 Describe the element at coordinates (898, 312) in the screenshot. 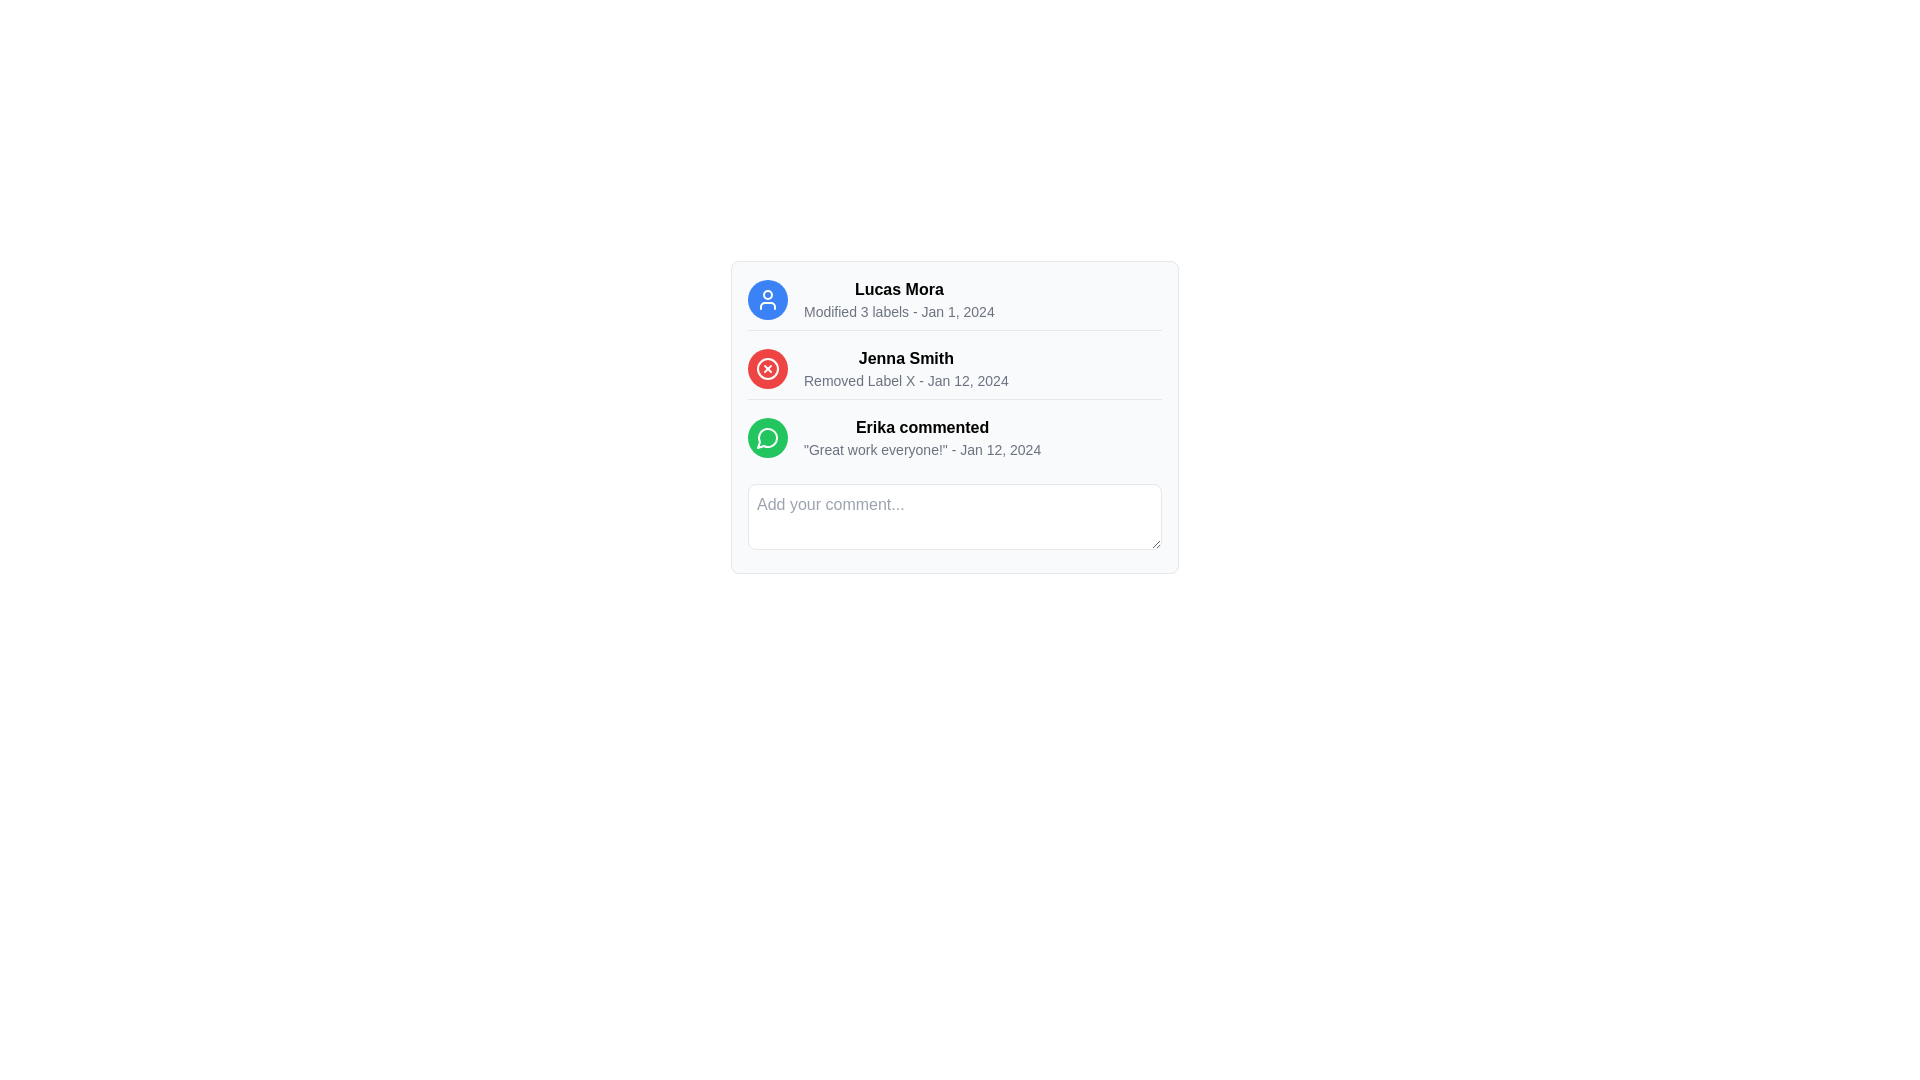

I see `the static text component that summarizes the action performed by the user, located directly below the text 'Lucas Mora'` at that location.